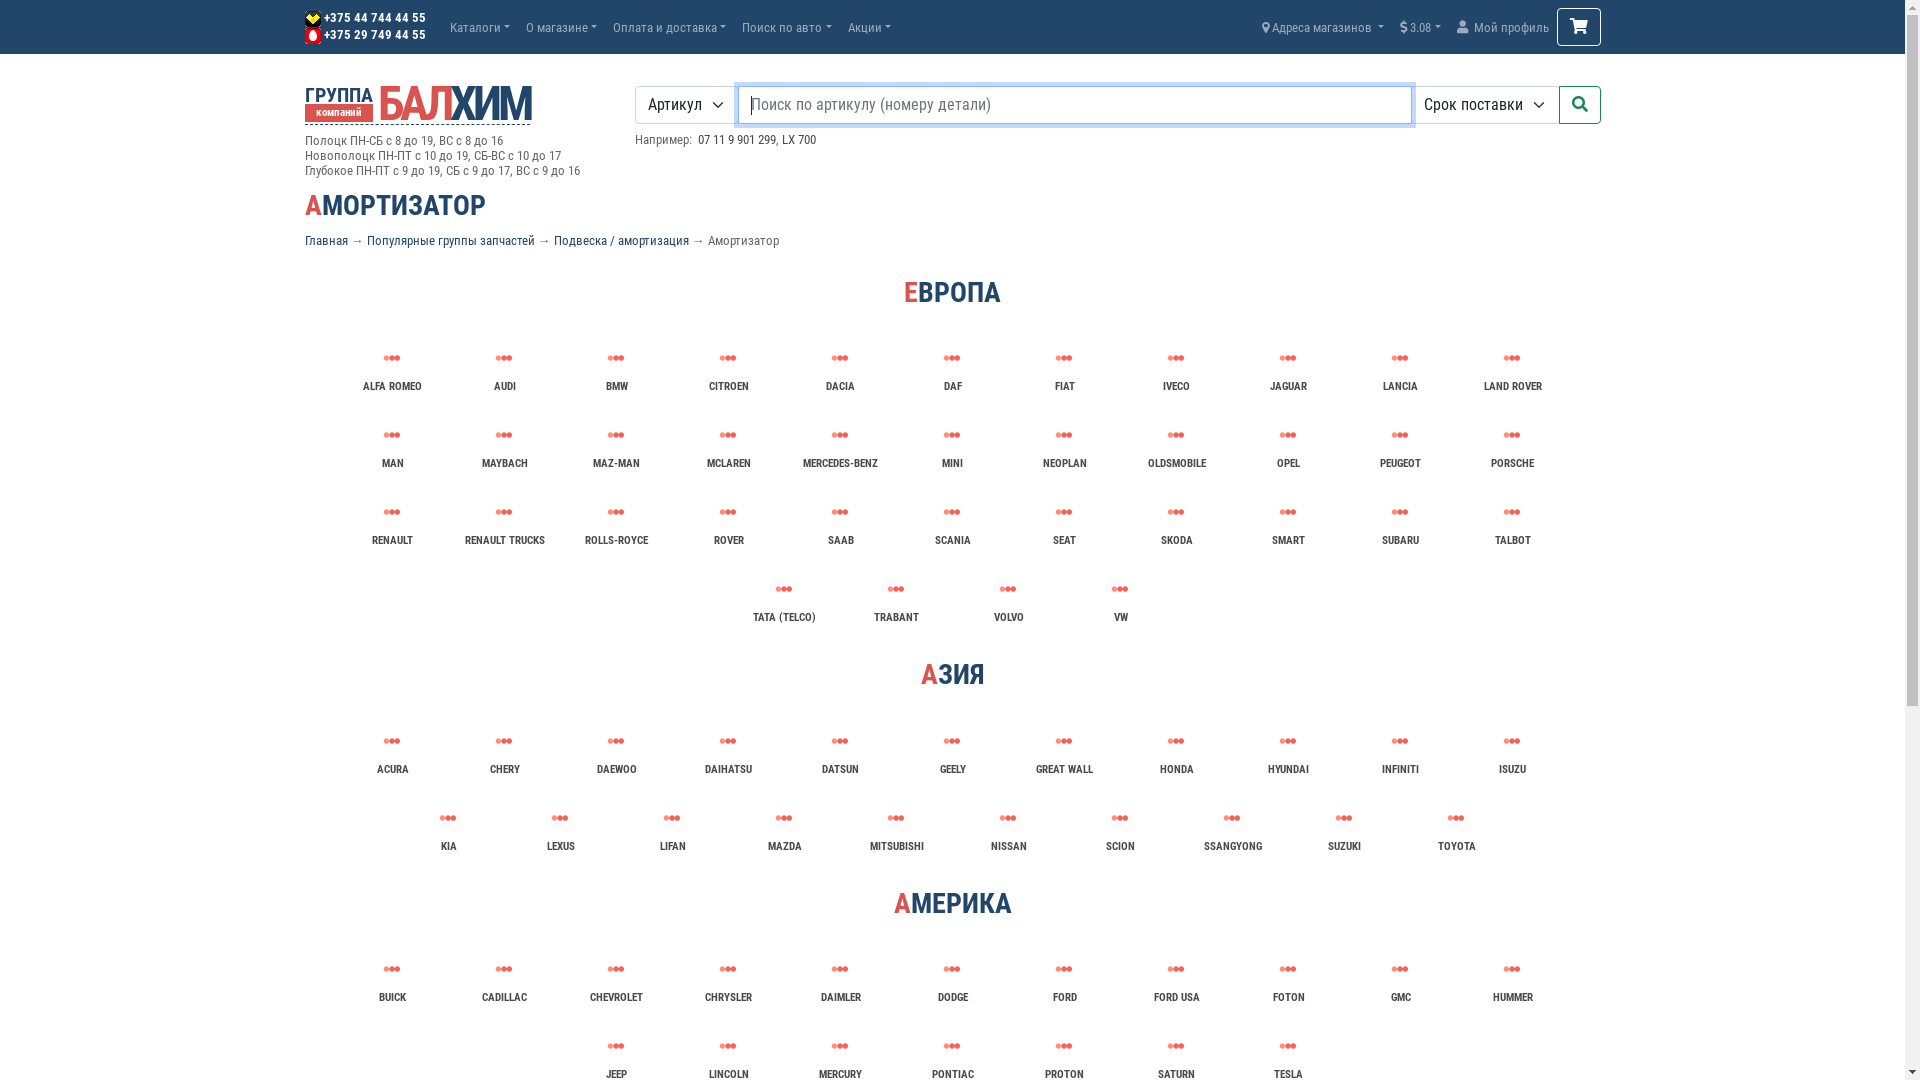  I want to click on 'DODGE', so click(950, 967).